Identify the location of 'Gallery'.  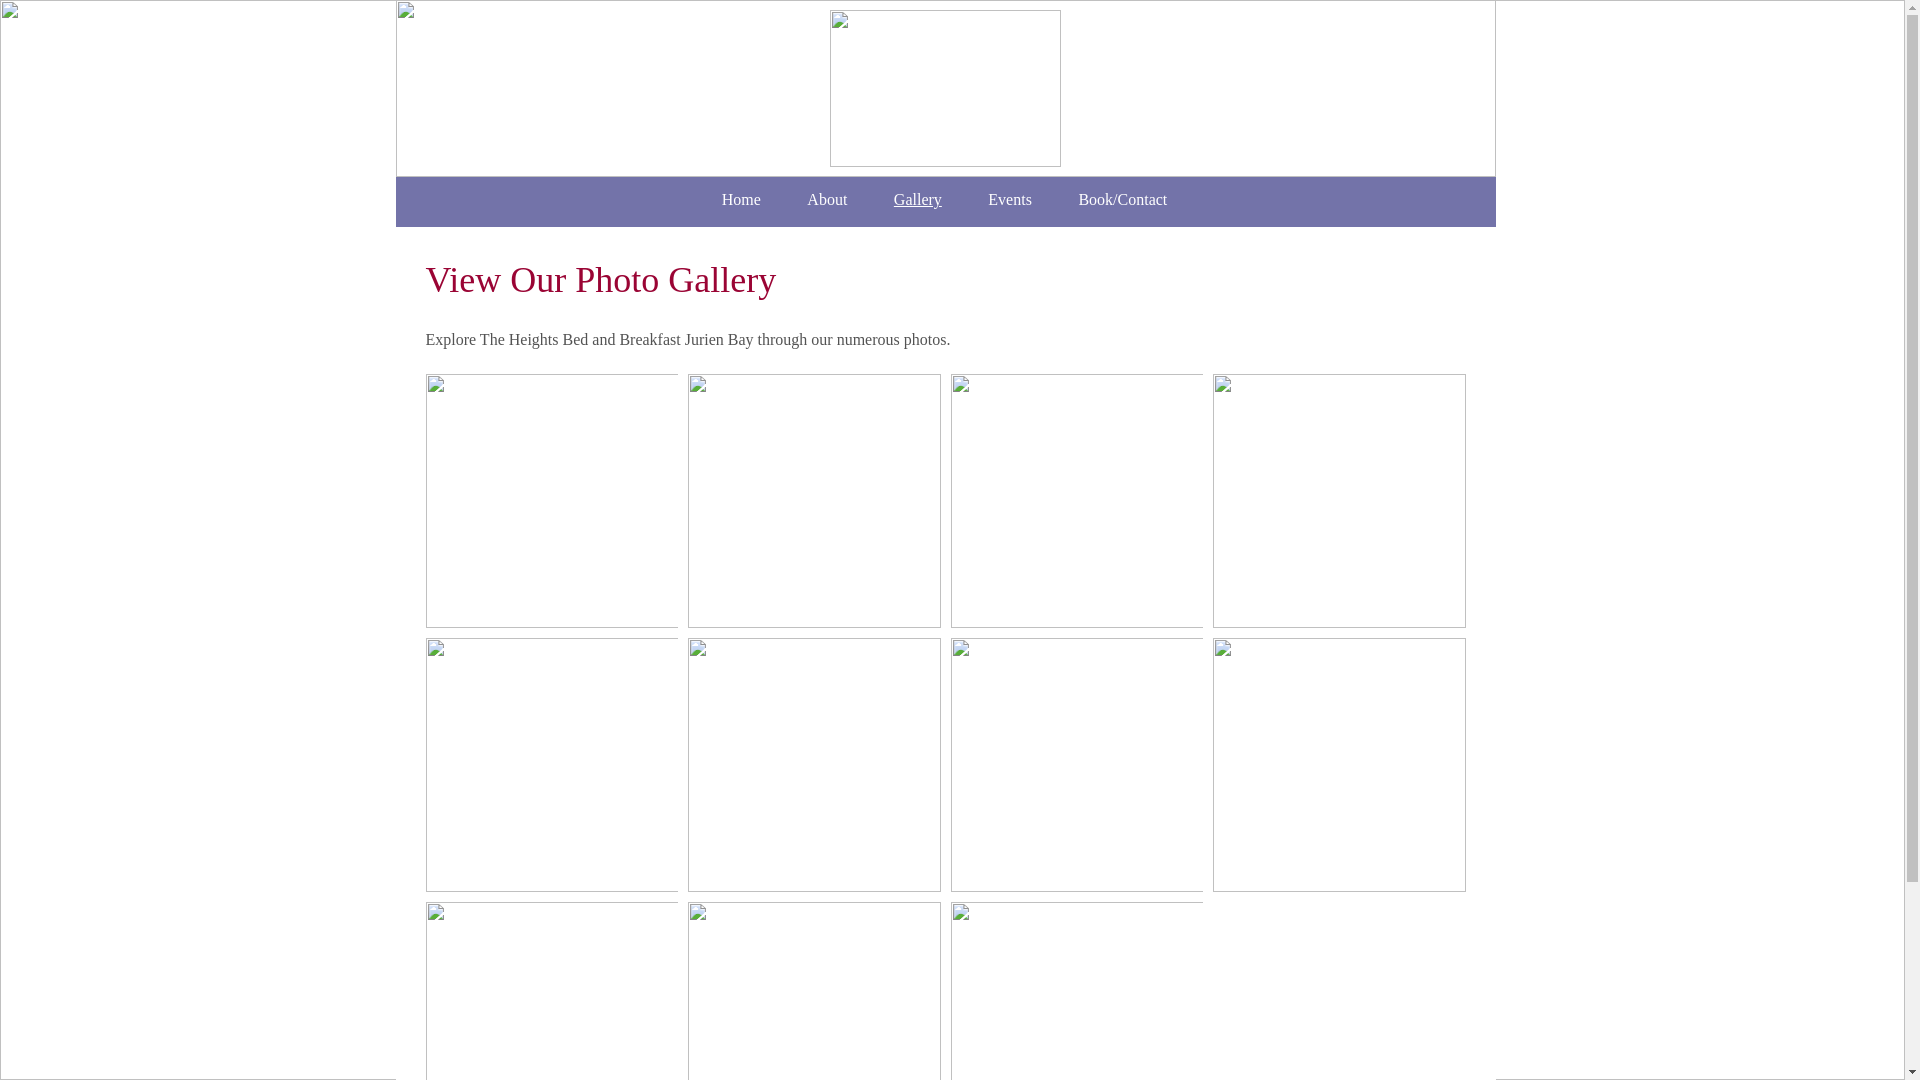
(916, 200).